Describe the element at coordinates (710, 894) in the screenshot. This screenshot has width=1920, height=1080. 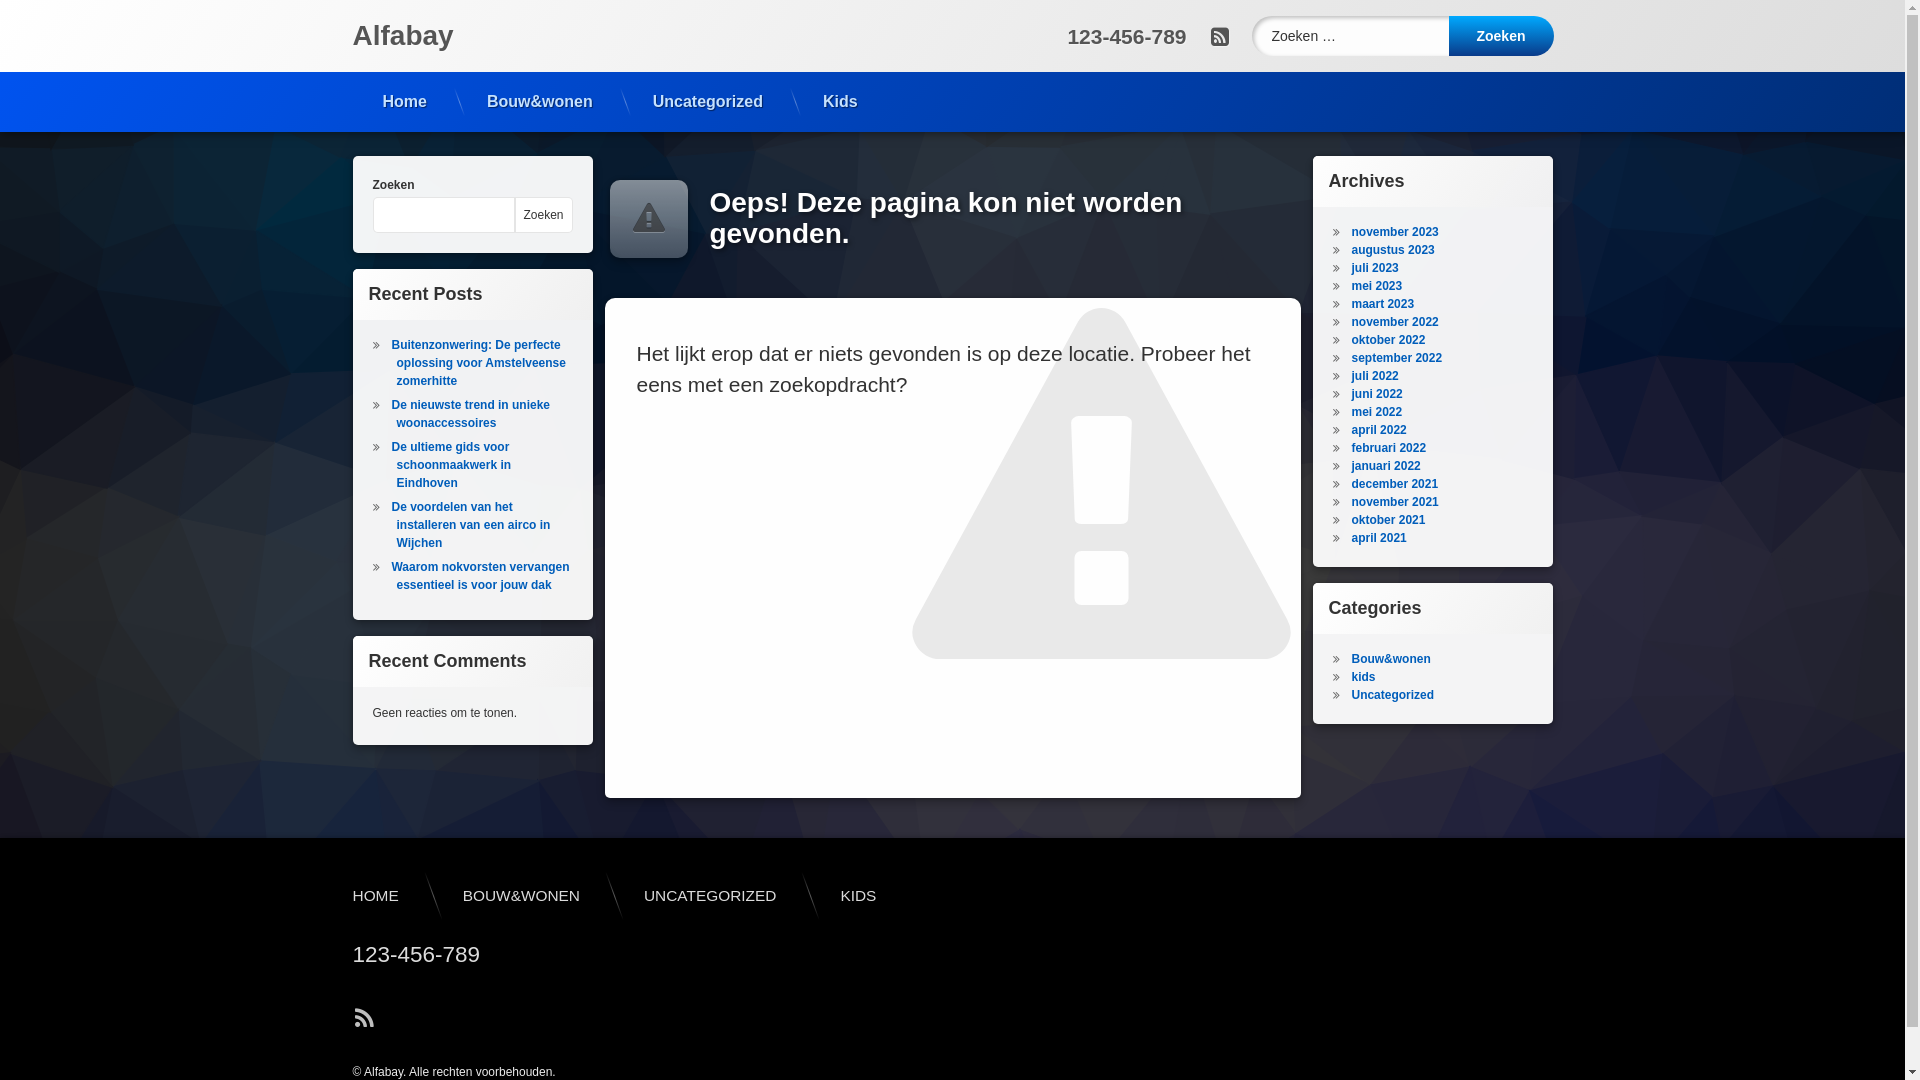
I see `'UNCATEGORIZED'` at that location.